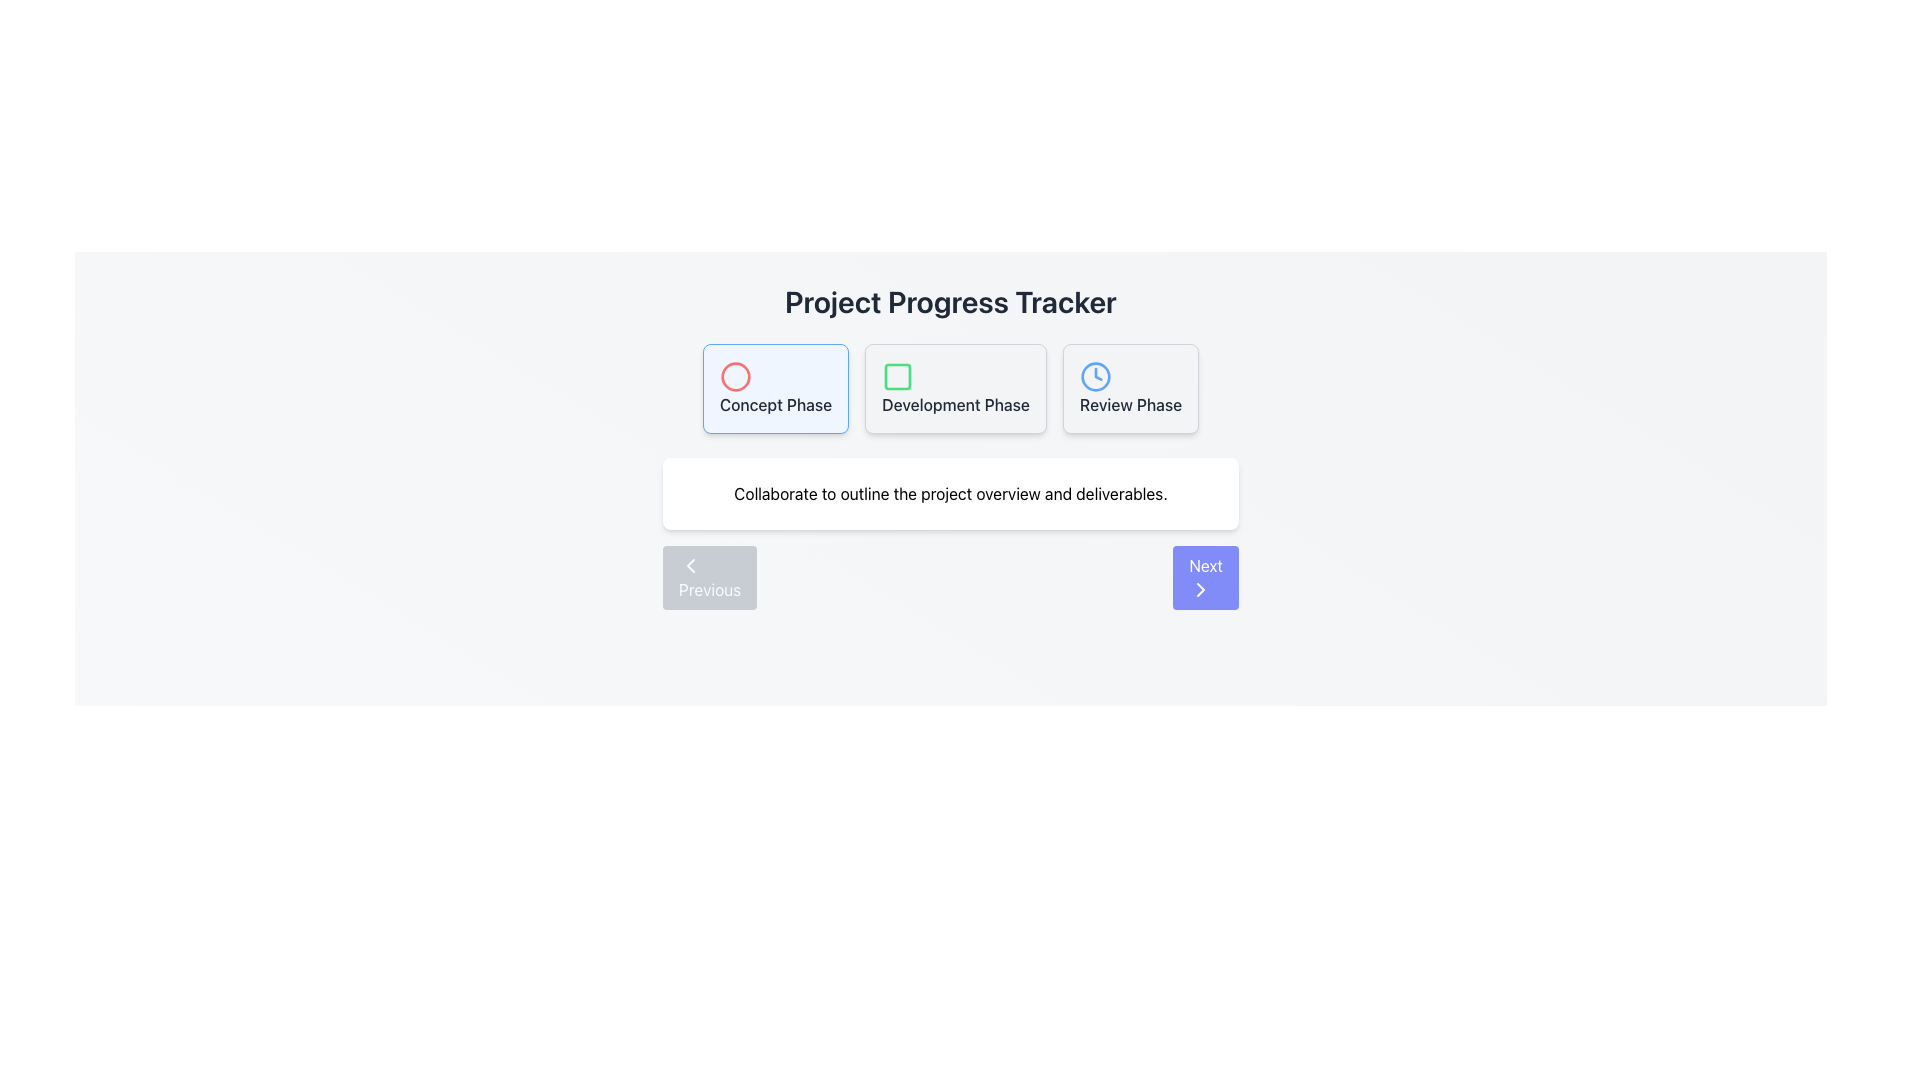  Describe the element at coordinates (1131, 405) in the screenshot. I see `the 'Review Phase' text label located in the lower part of the third box from the left in the 'Project Progress Tracker' interface` at that location.